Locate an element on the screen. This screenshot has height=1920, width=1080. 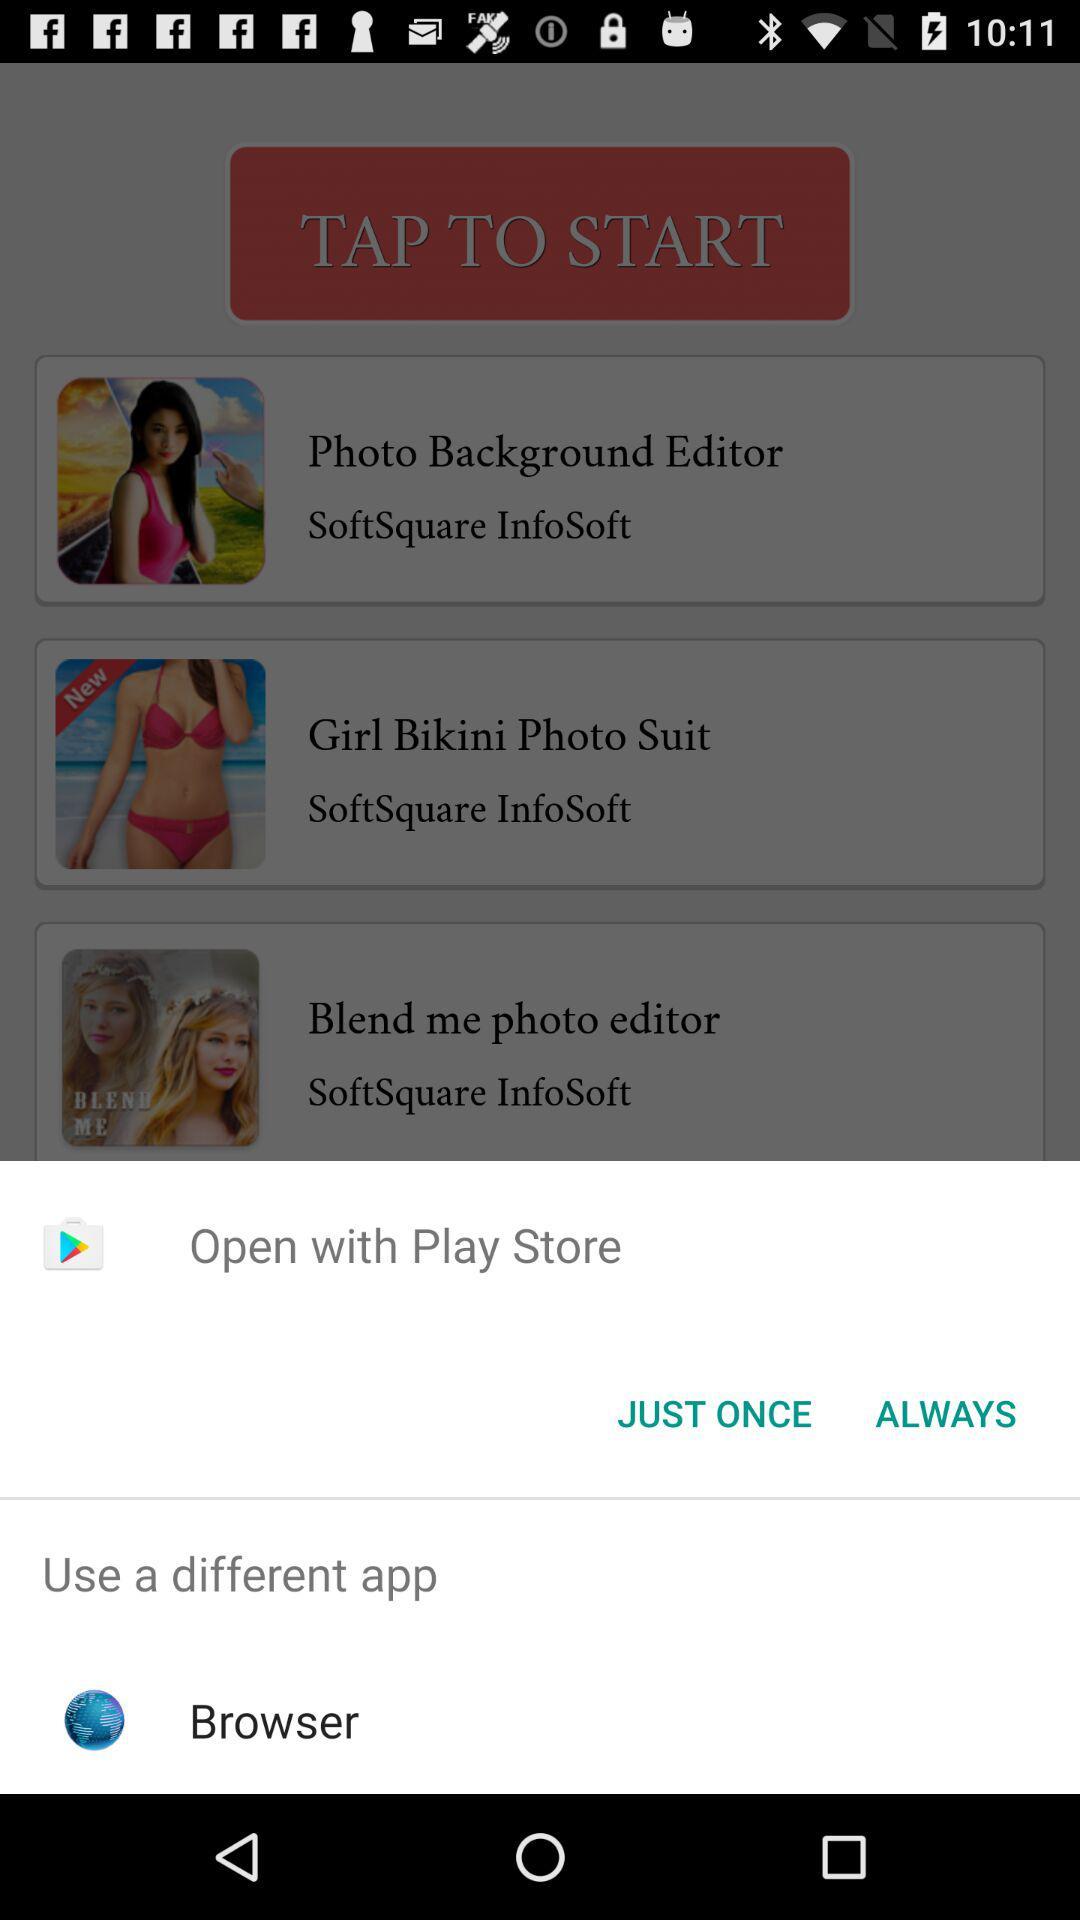
icon to the right of the just once item is located at coordinates (945, 1411).